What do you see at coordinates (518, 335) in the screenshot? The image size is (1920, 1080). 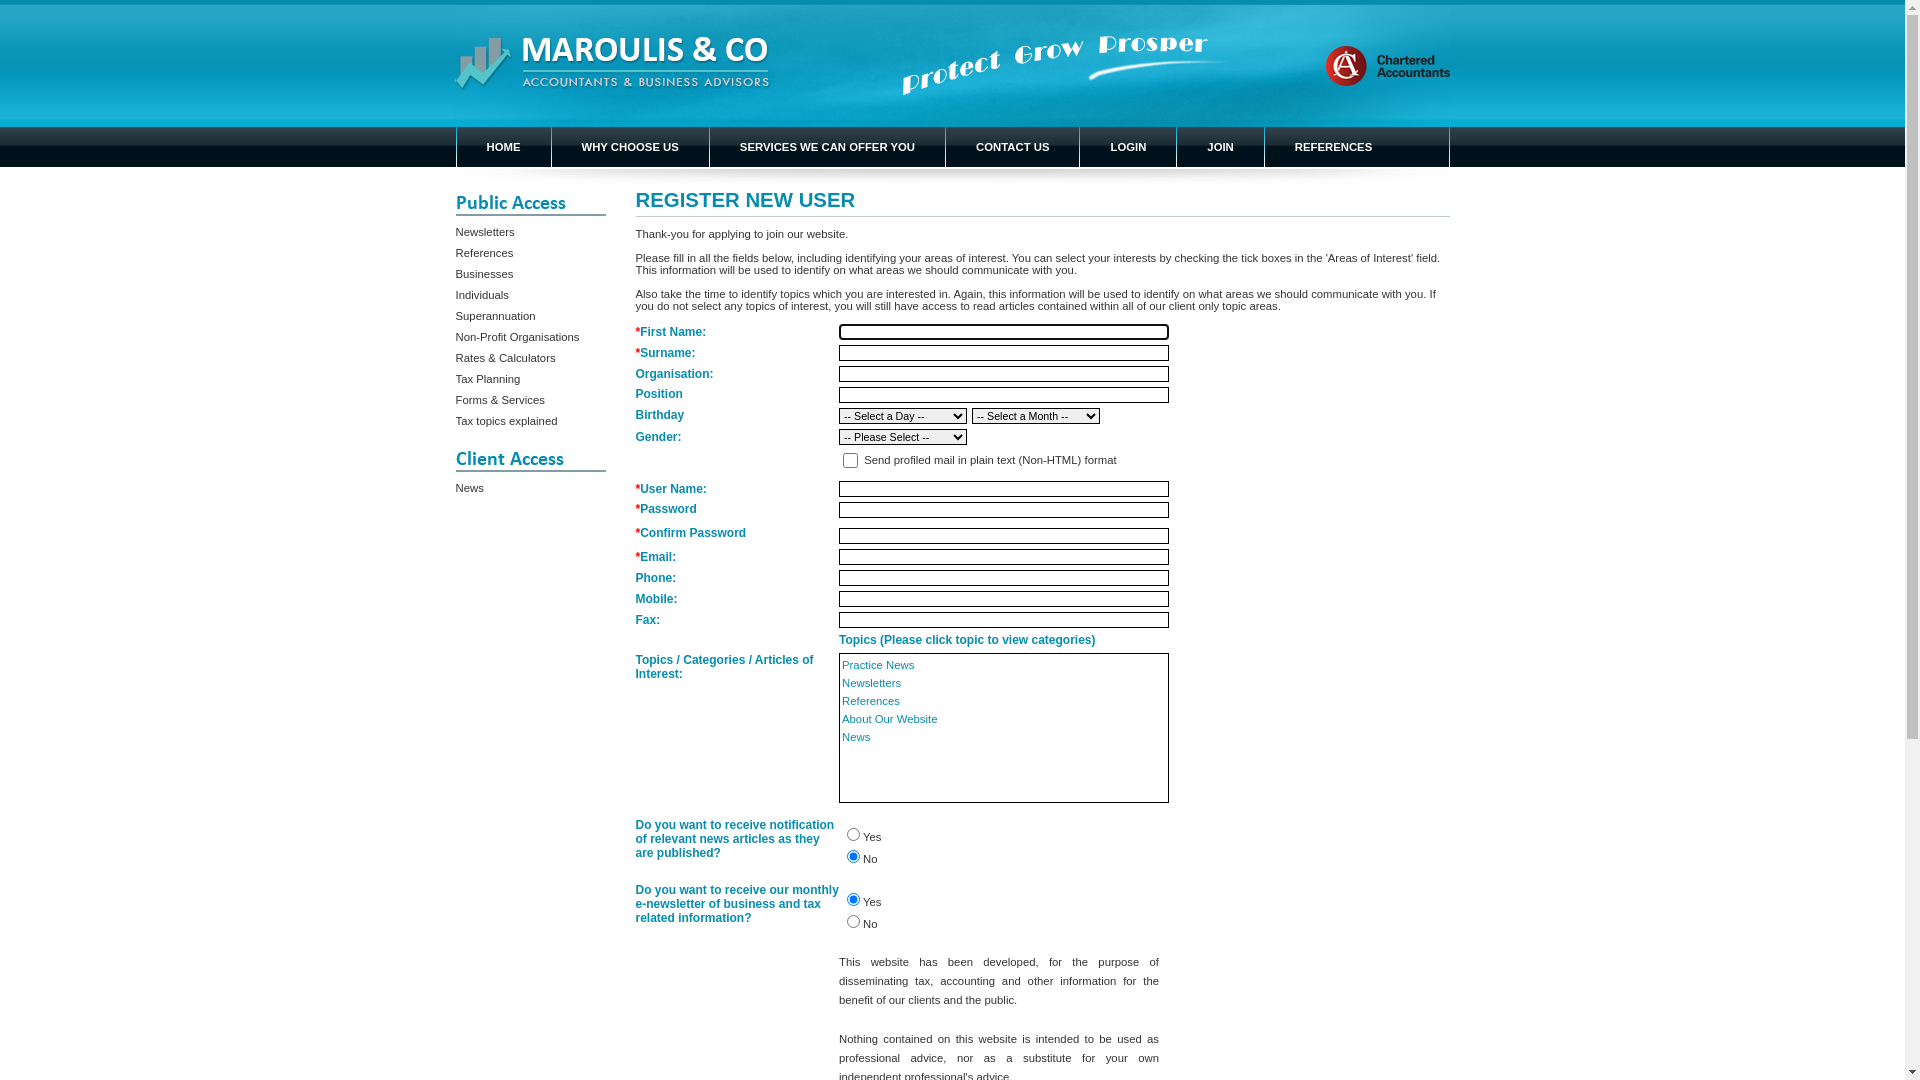 I see `'Non-Profit Organisations'` at bounding box center [518, 335].